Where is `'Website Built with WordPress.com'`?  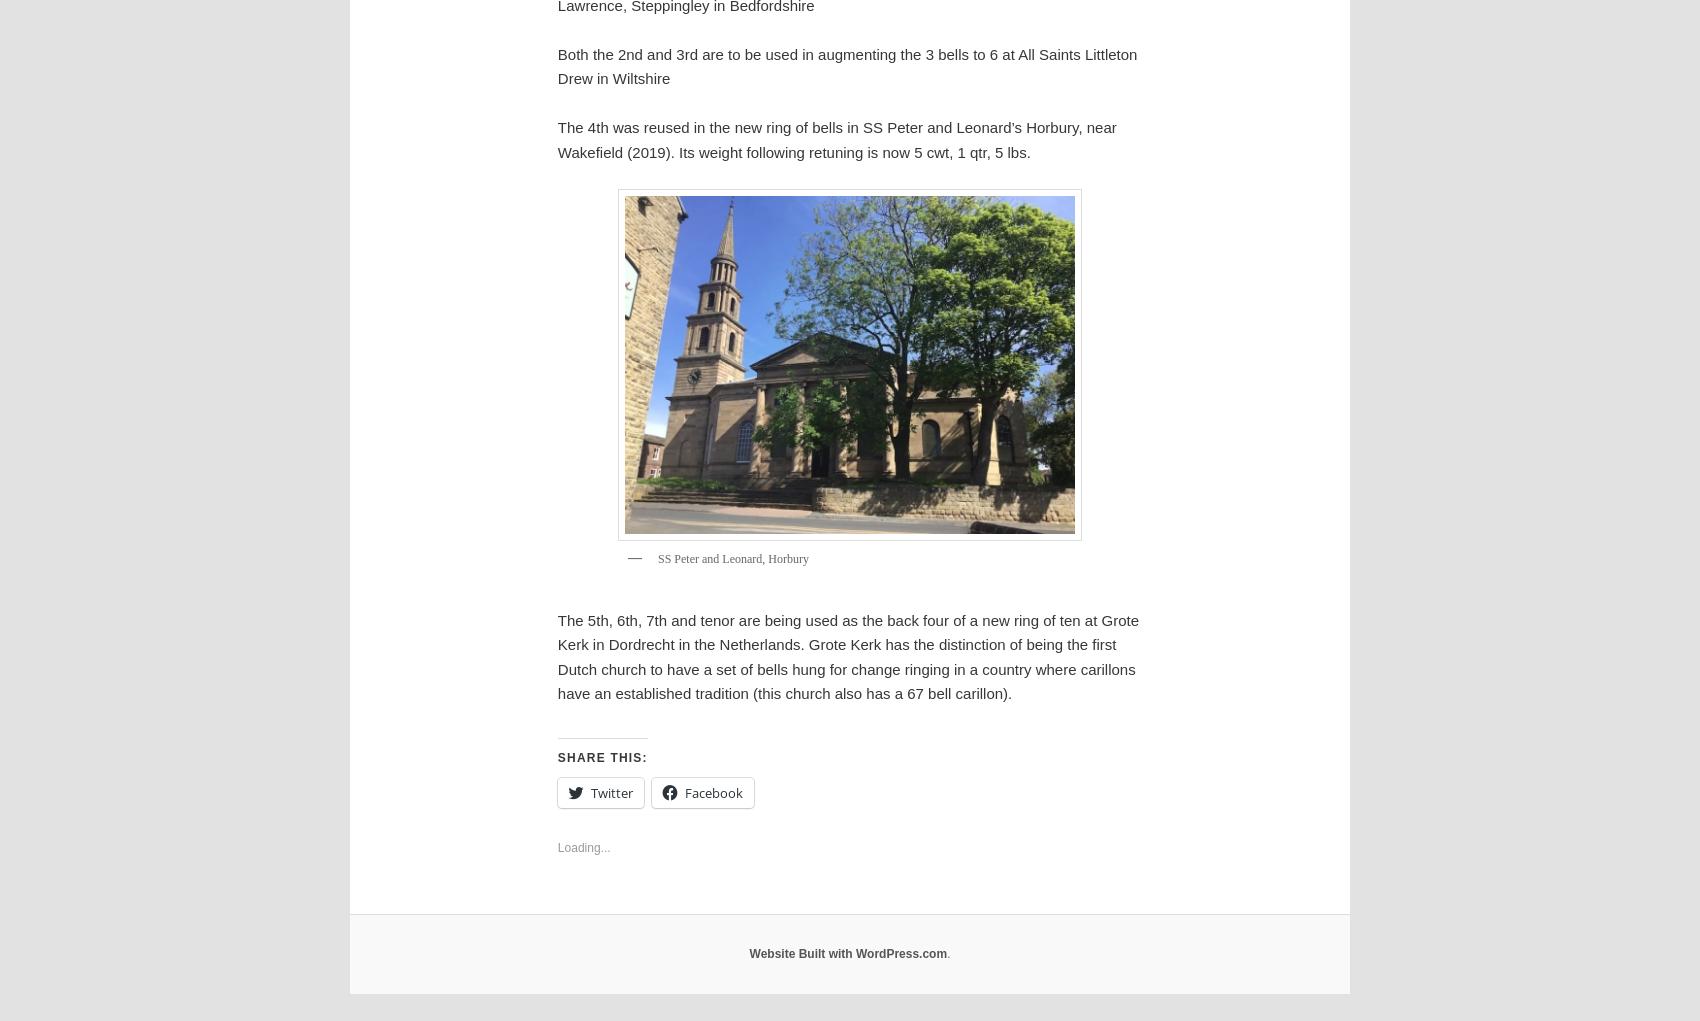
'Website Built with WordPress.com' is located at coordinates (846, 953).